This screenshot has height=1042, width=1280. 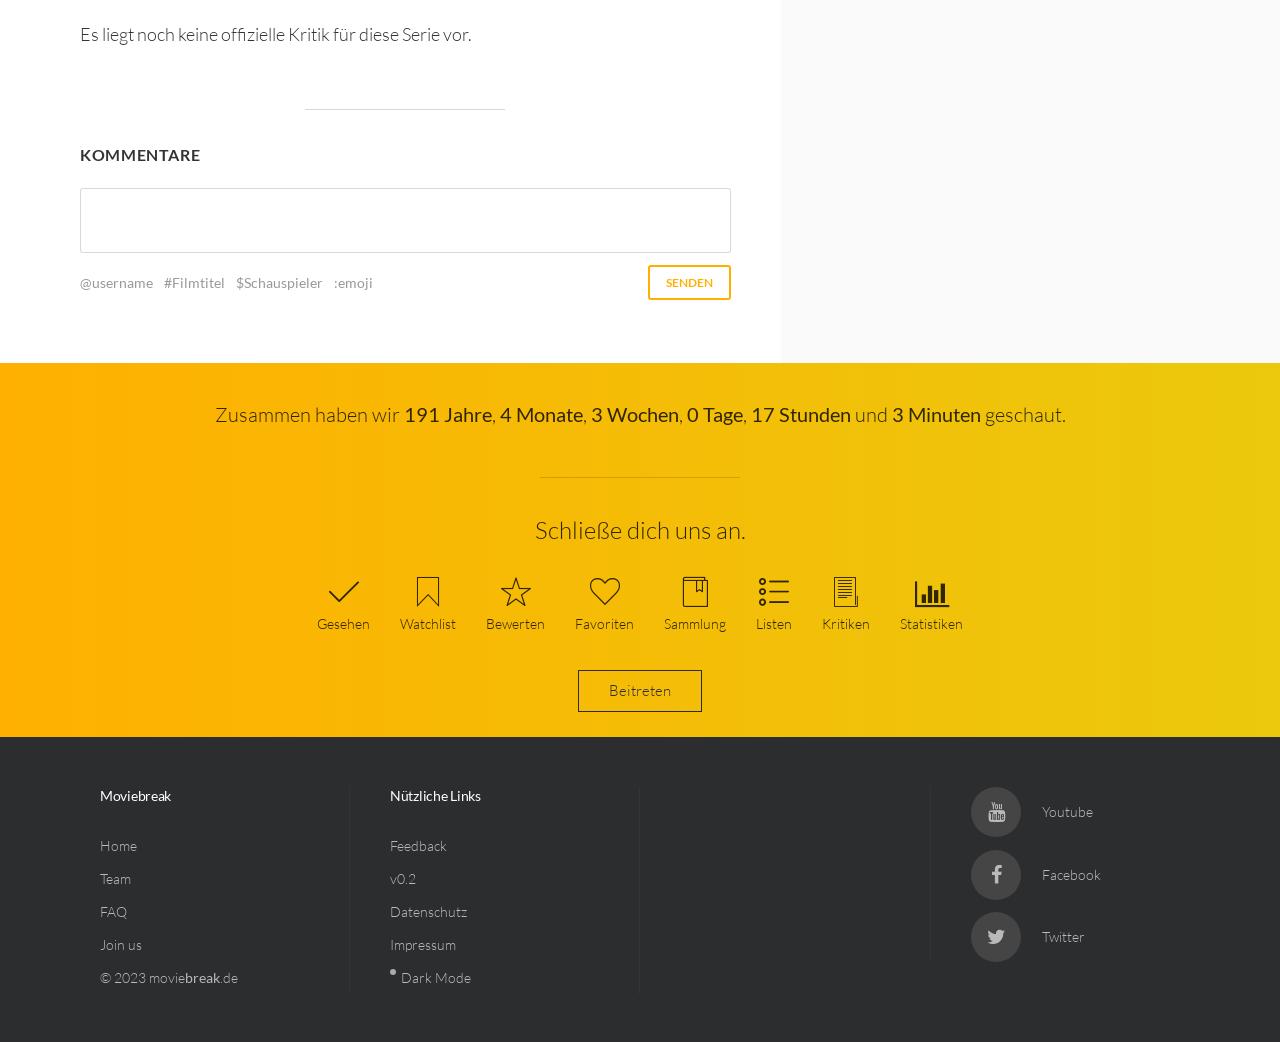 I want to click on '3 Minuten', so click(x=890, y=412).